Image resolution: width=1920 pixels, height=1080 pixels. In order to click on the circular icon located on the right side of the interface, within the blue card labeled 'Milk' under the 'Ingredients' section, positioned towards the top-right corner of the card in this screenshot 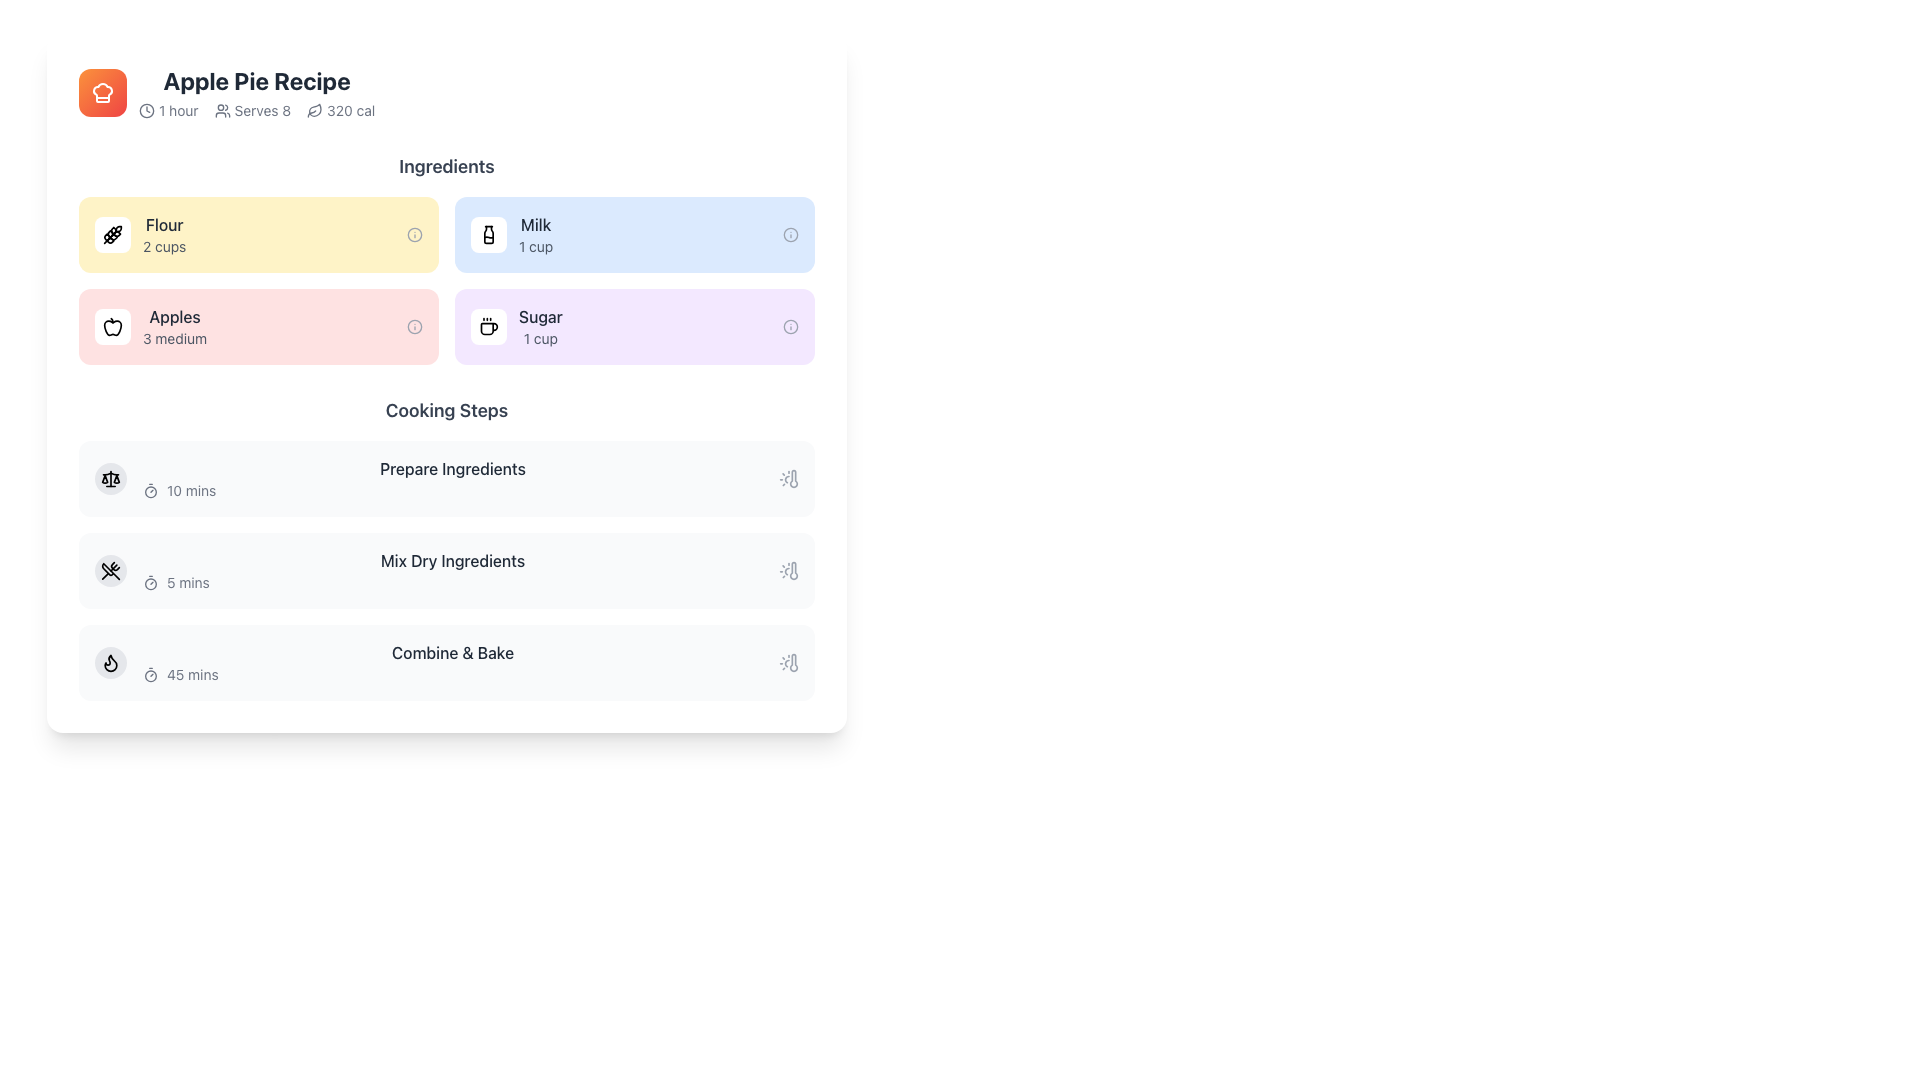, I will do `click(790, 234)`.